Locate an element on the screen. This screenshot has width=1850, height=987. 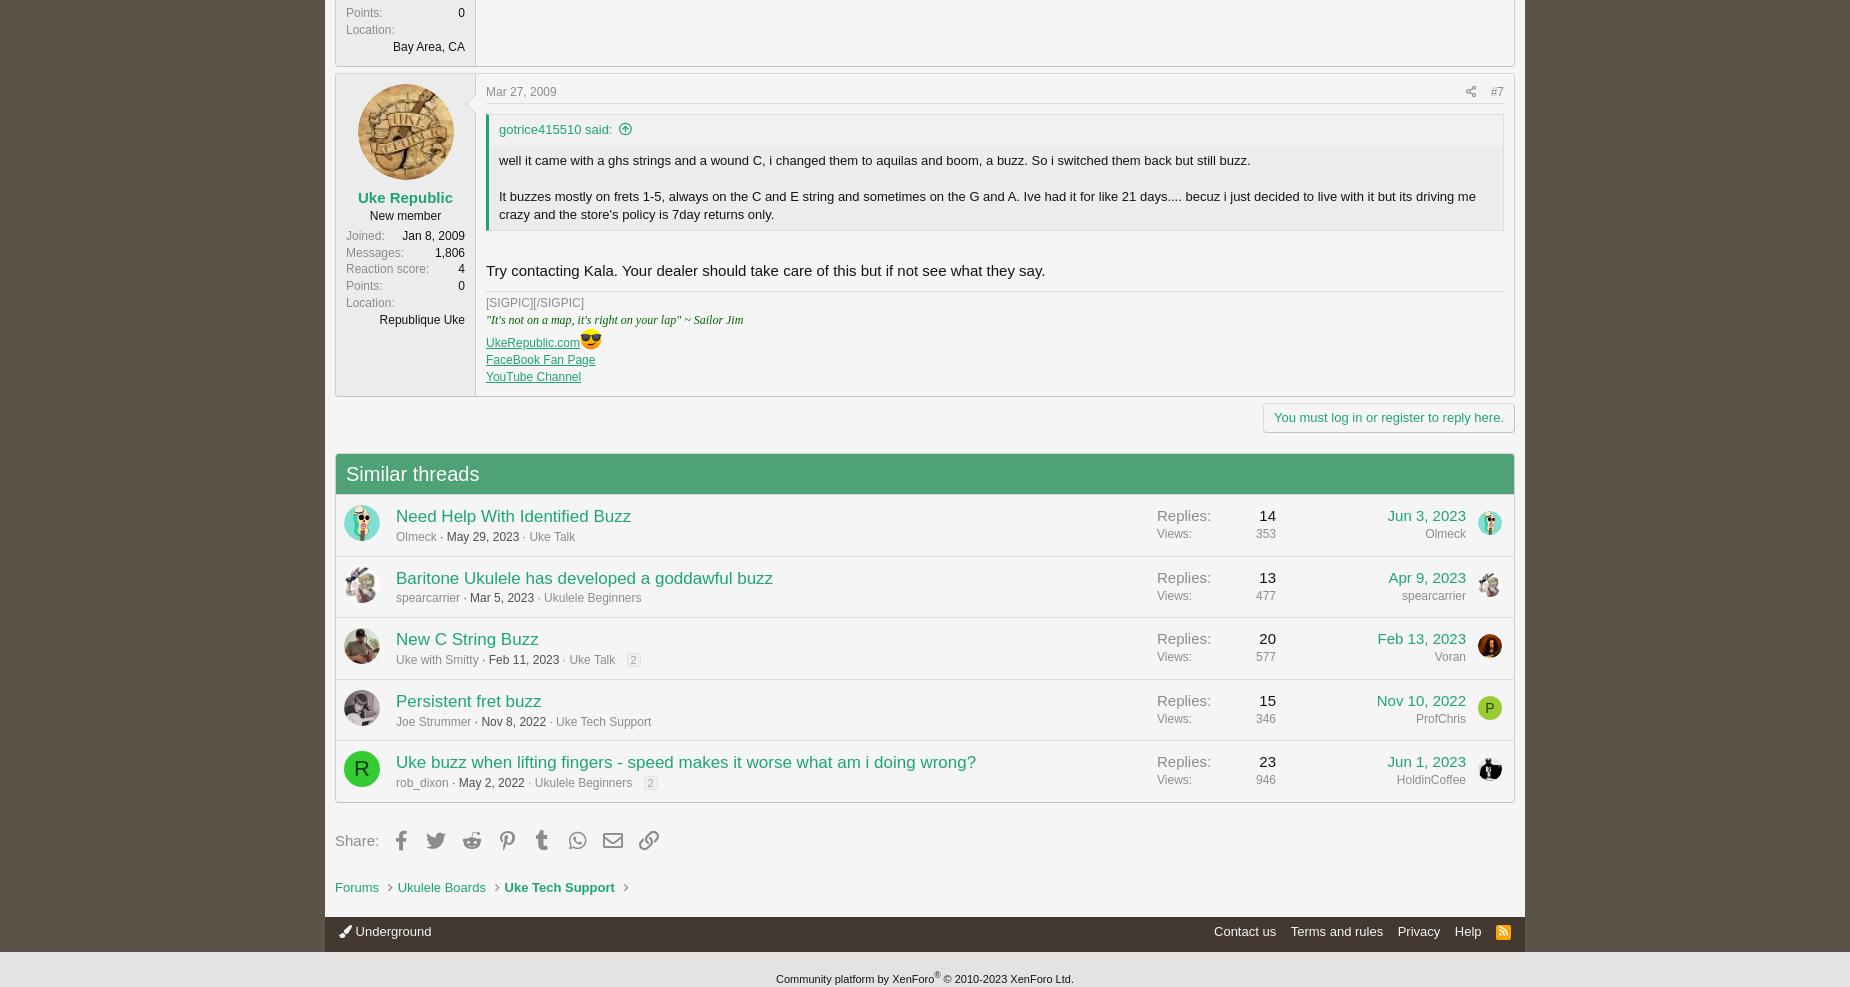
'May 2, 2022' is located at coordinates (490, 782).